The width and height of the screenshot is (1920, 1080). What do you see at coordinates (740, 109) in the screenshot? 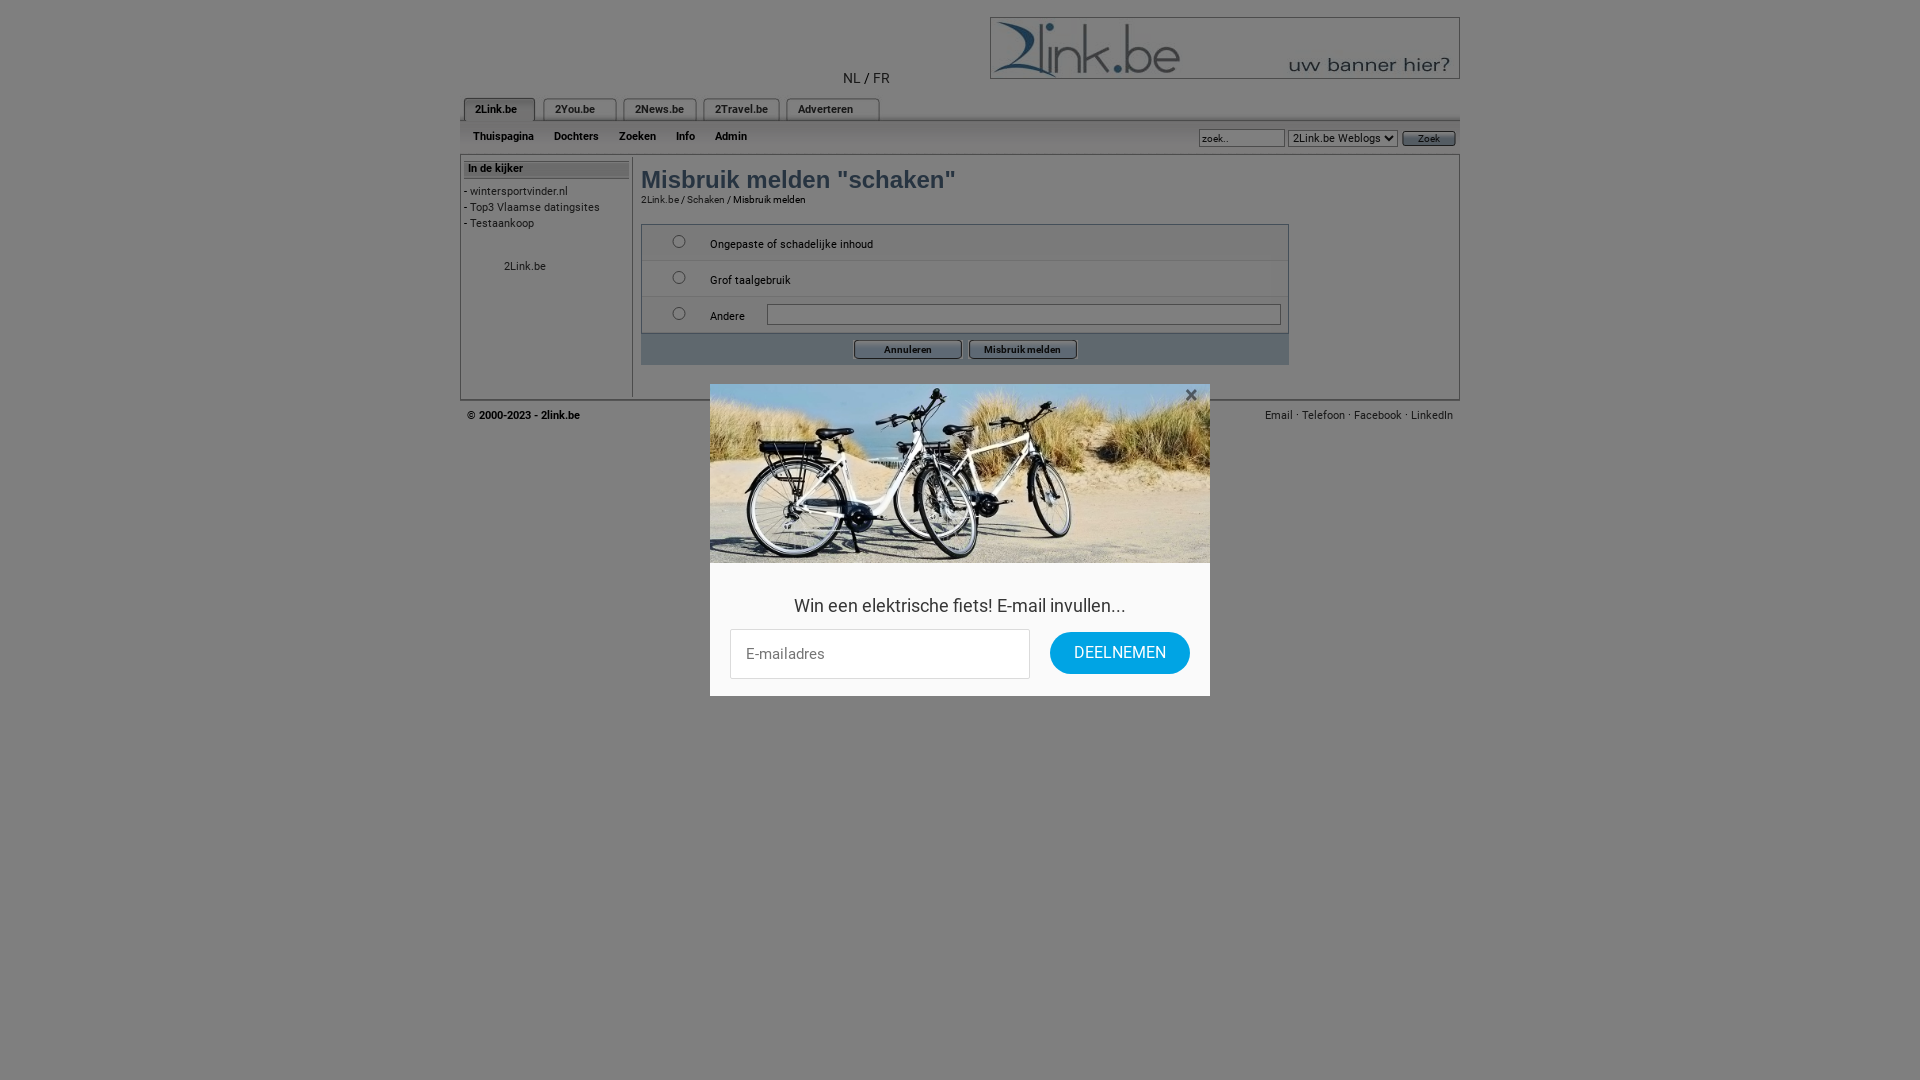
I see `'2Travel.be'` at bounding box center [740, 109].